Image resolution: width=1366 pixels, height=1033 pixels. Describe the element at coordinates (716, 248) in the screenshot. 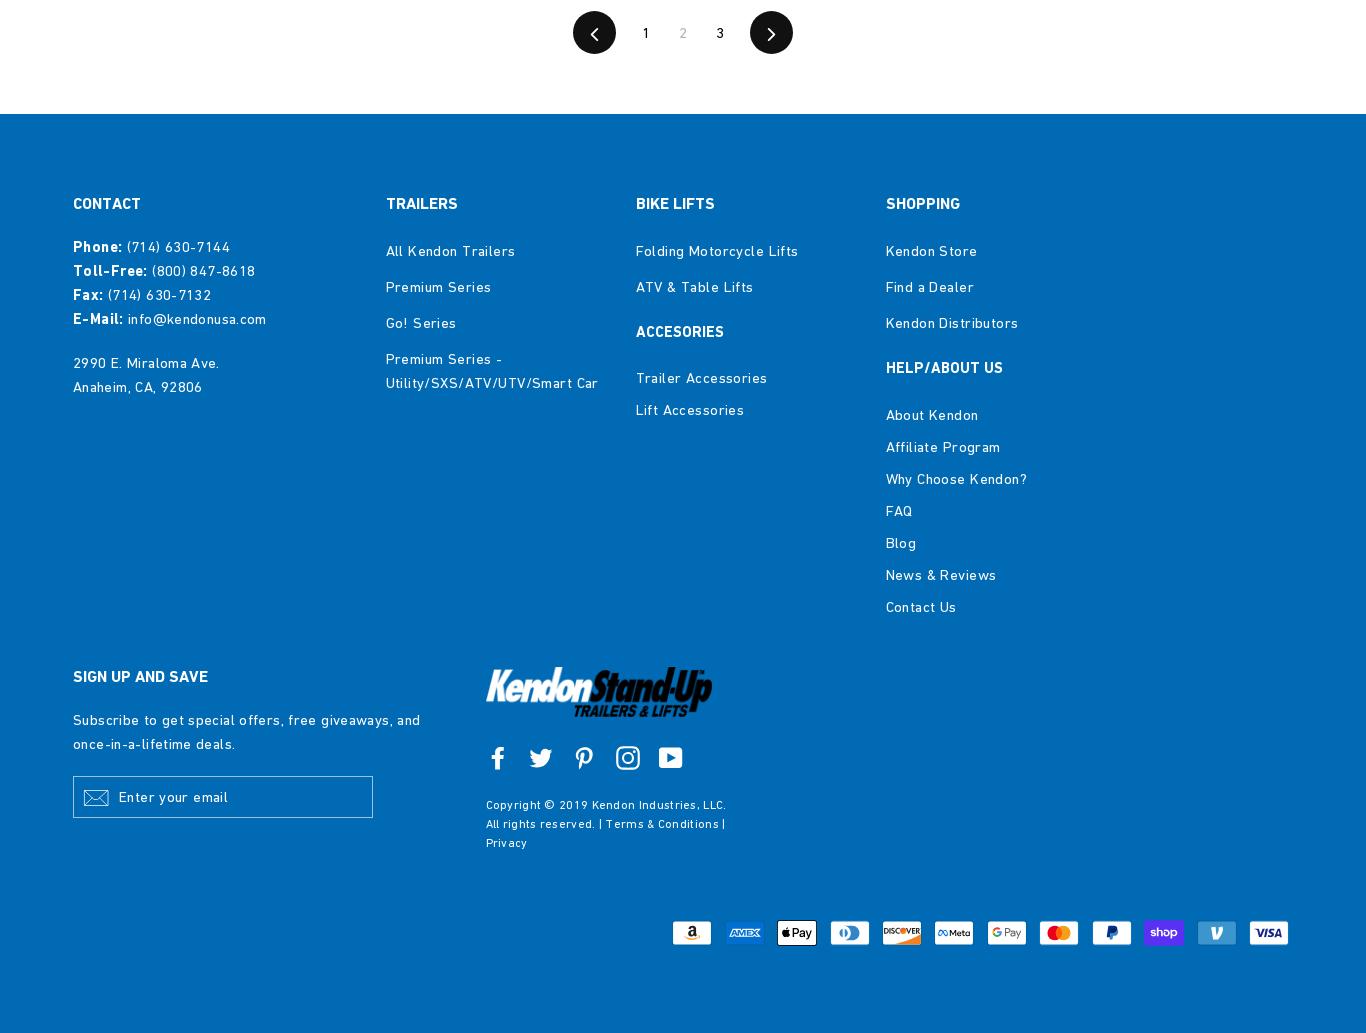

I see `'Folding Motorcycle Lifts'` at that location.